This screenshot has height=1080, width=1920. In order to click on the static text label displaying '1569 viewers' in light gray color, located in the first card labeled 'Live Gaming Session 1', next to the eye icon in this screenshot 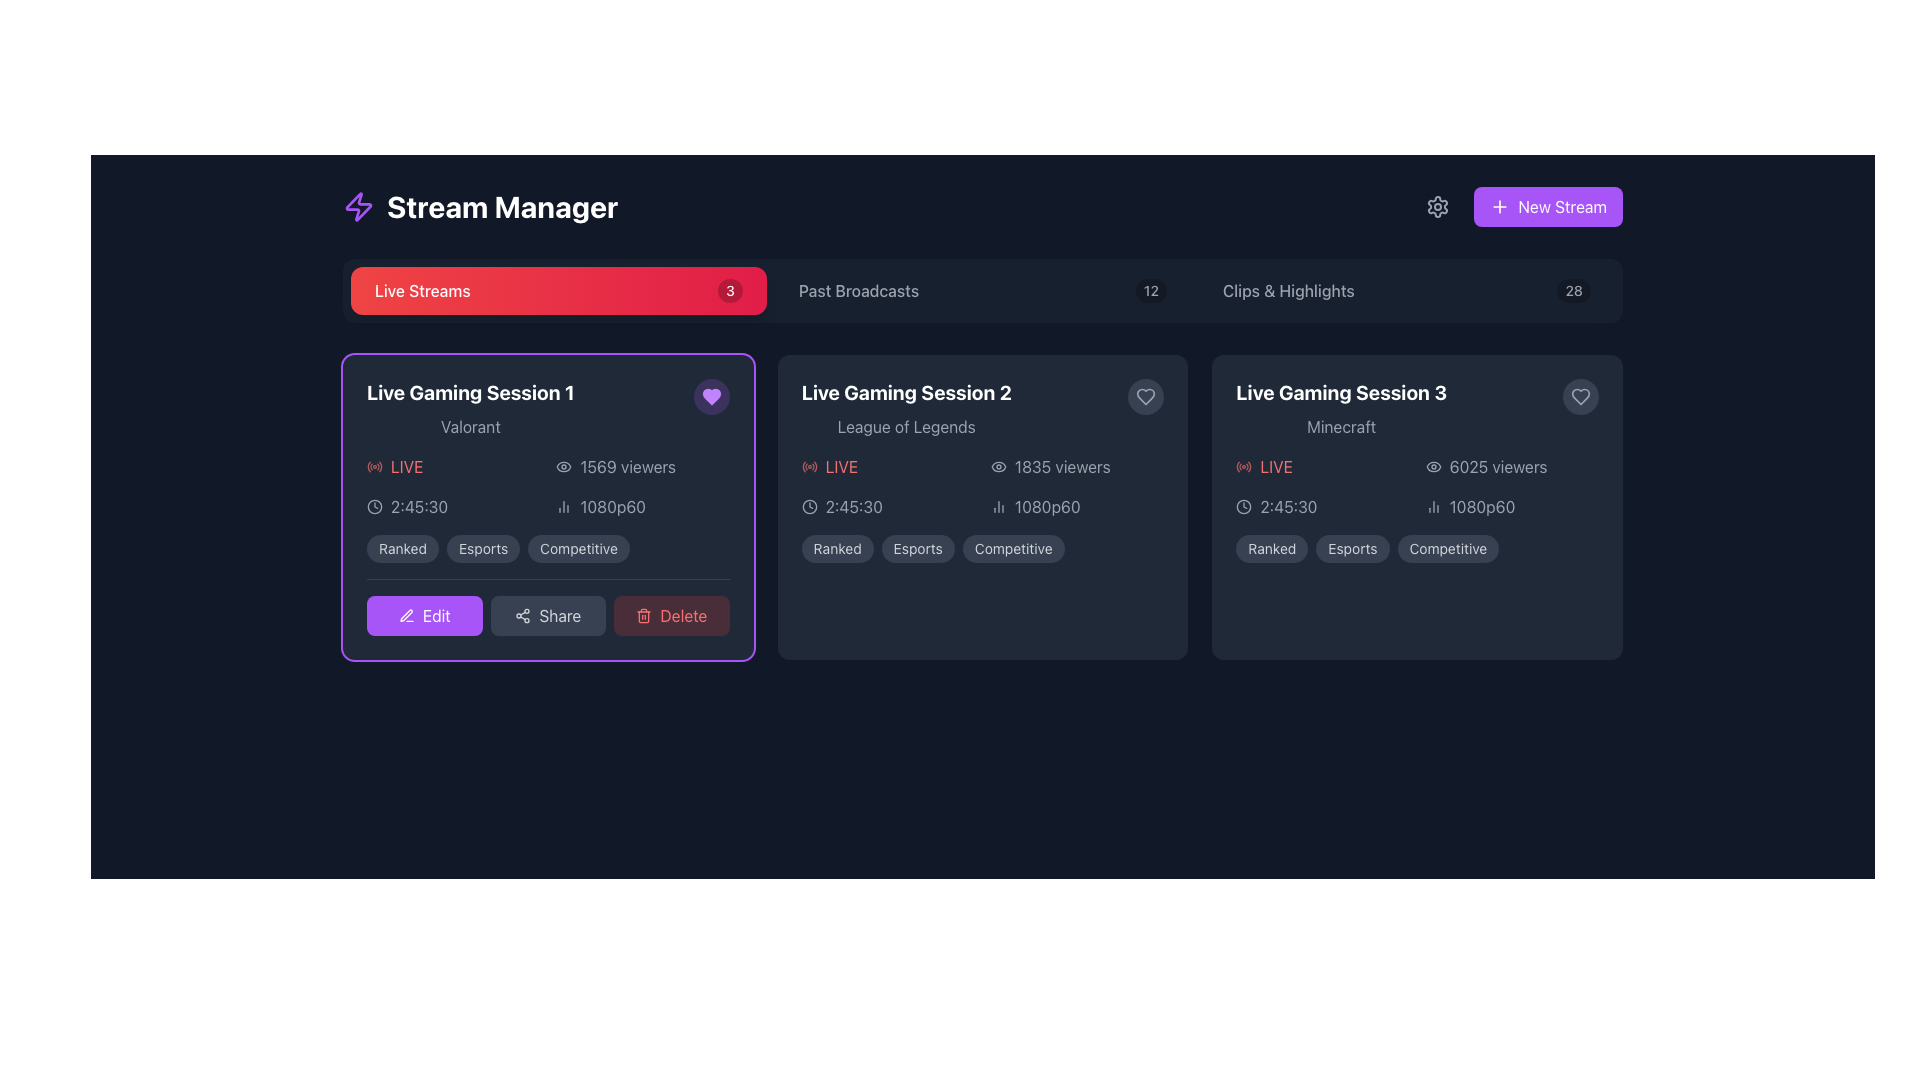, I will do `click(627, 466)`.